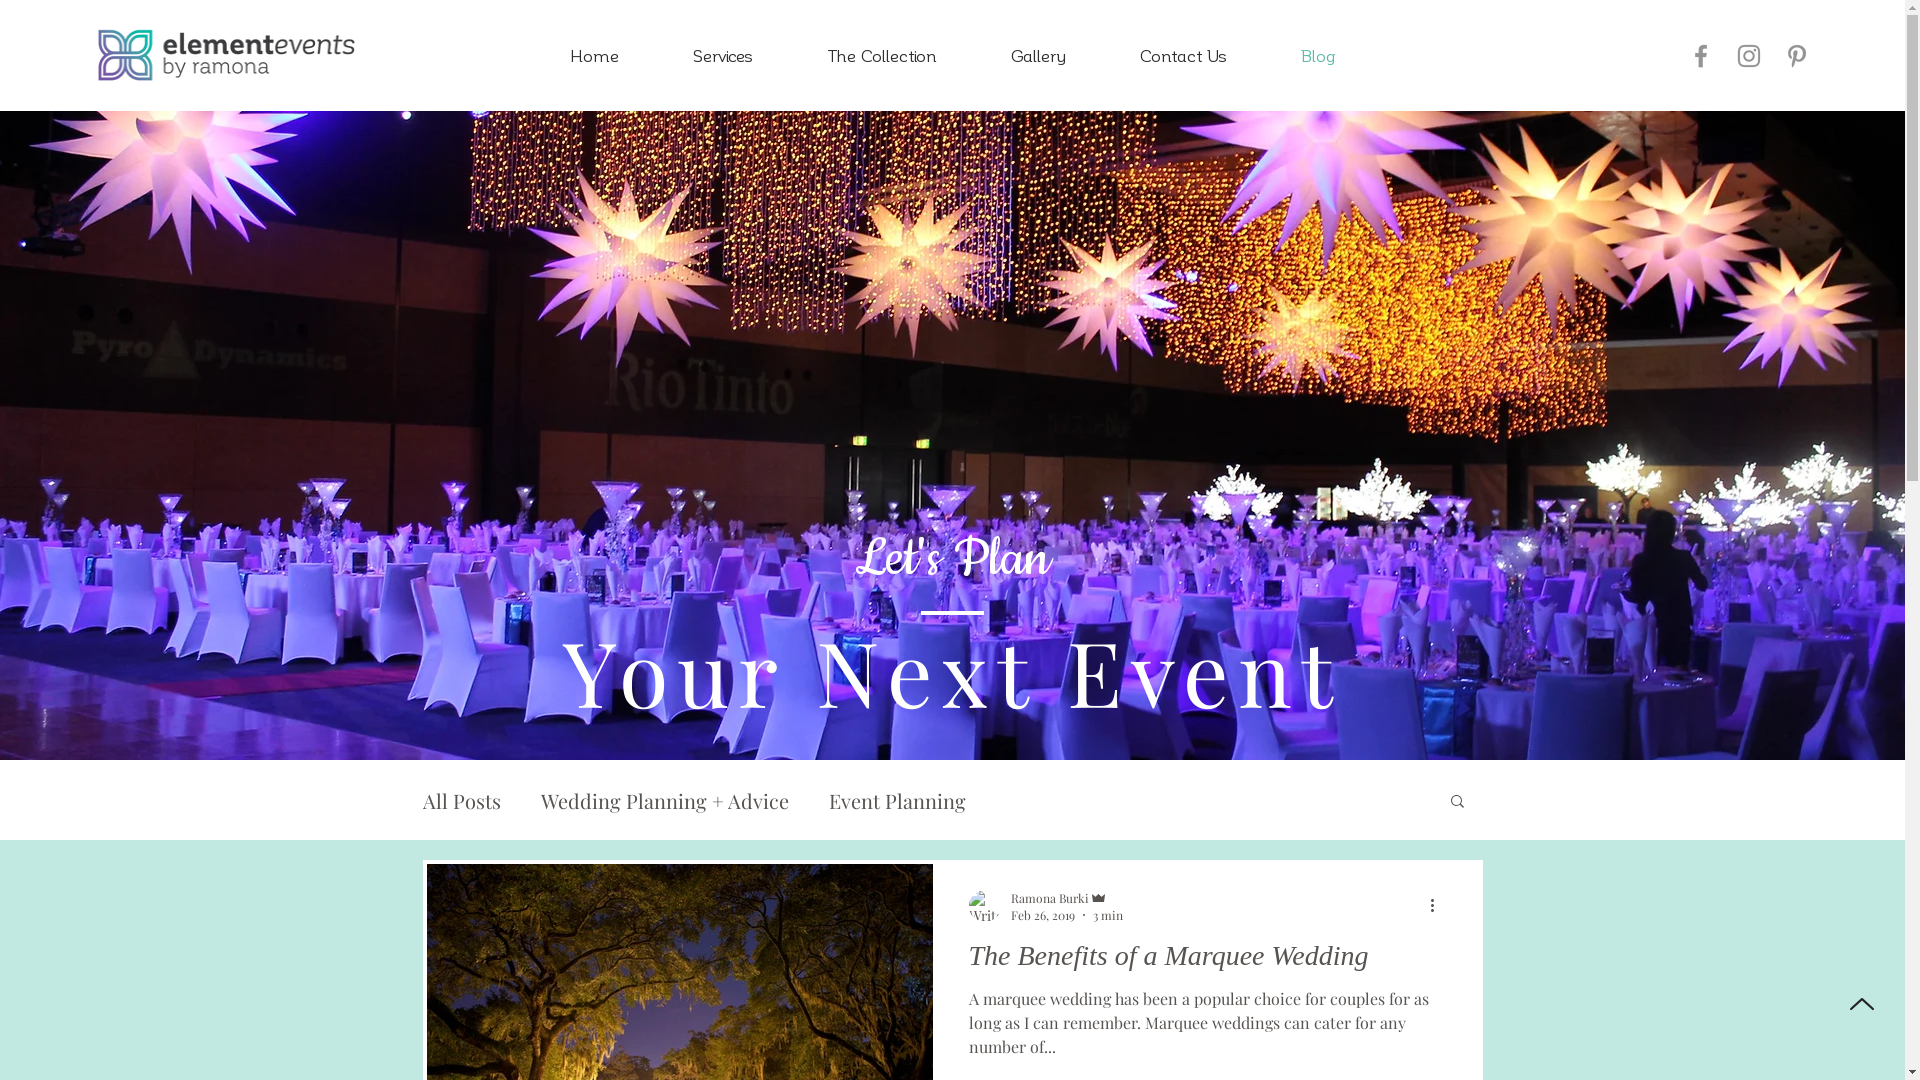 Image resolution: width=1920 pixels, height=1080 pixels. Describe the element at coordinates (828, 798) in the screenshot. I see `'Event Planning'` at that location.